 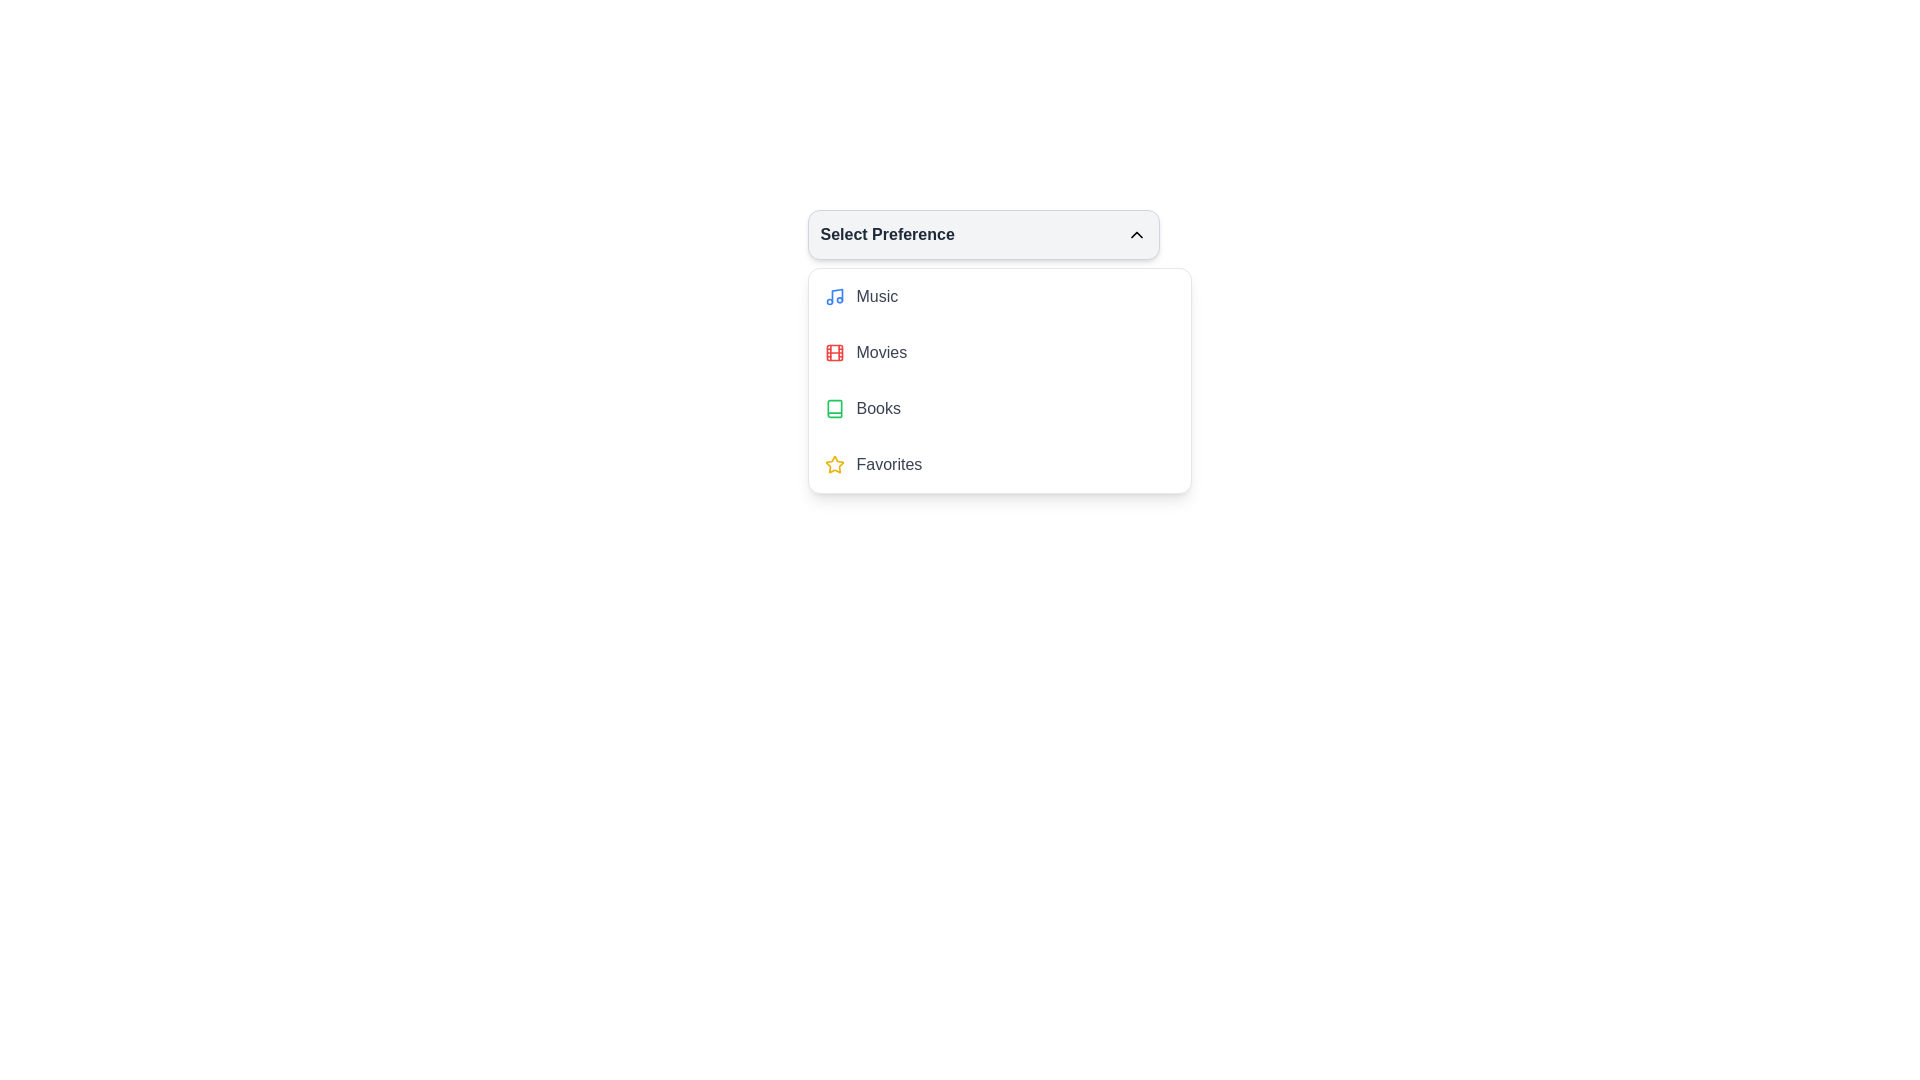 What do you see at coordinates (834, 352) in the screenshot?
I see `the 'Movies' Icon located to the left of the 'Movies' text label in the dropdown menu under 'Select Preference'` at bounding box center [834, 352].